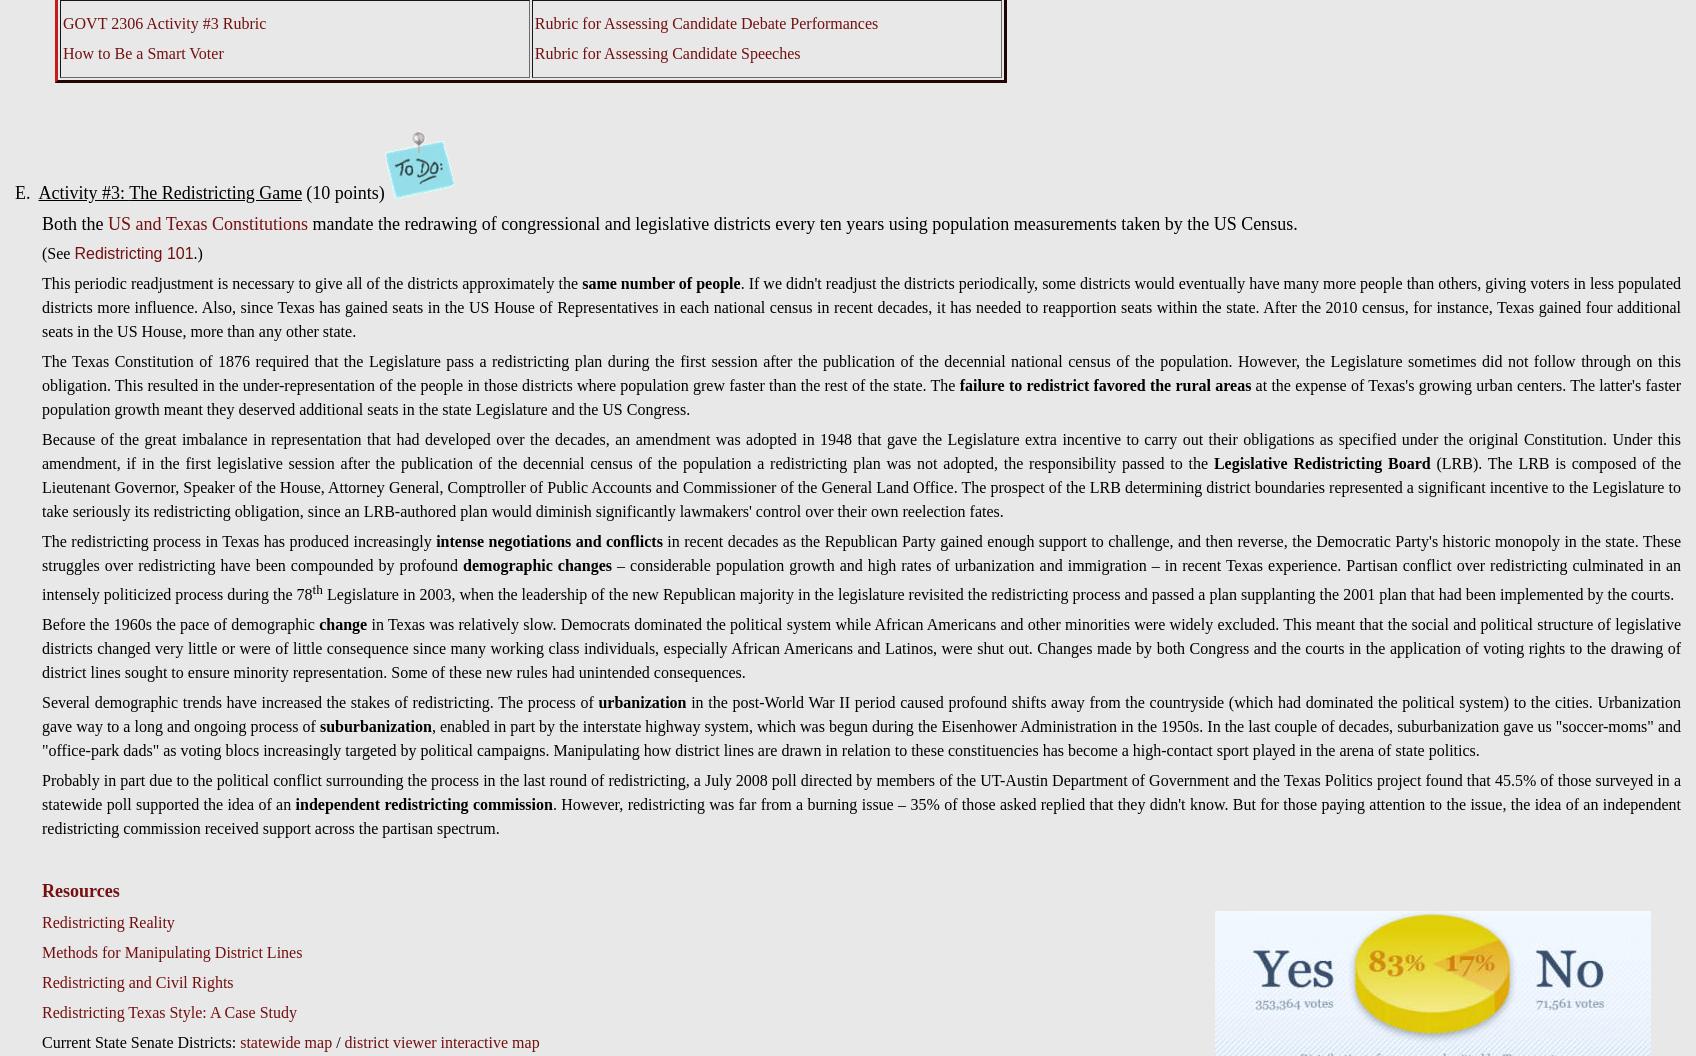  What do you see at coordinates (26, 193) in the screenshot?
I see `'E.'` at bounding box center [26, 193].